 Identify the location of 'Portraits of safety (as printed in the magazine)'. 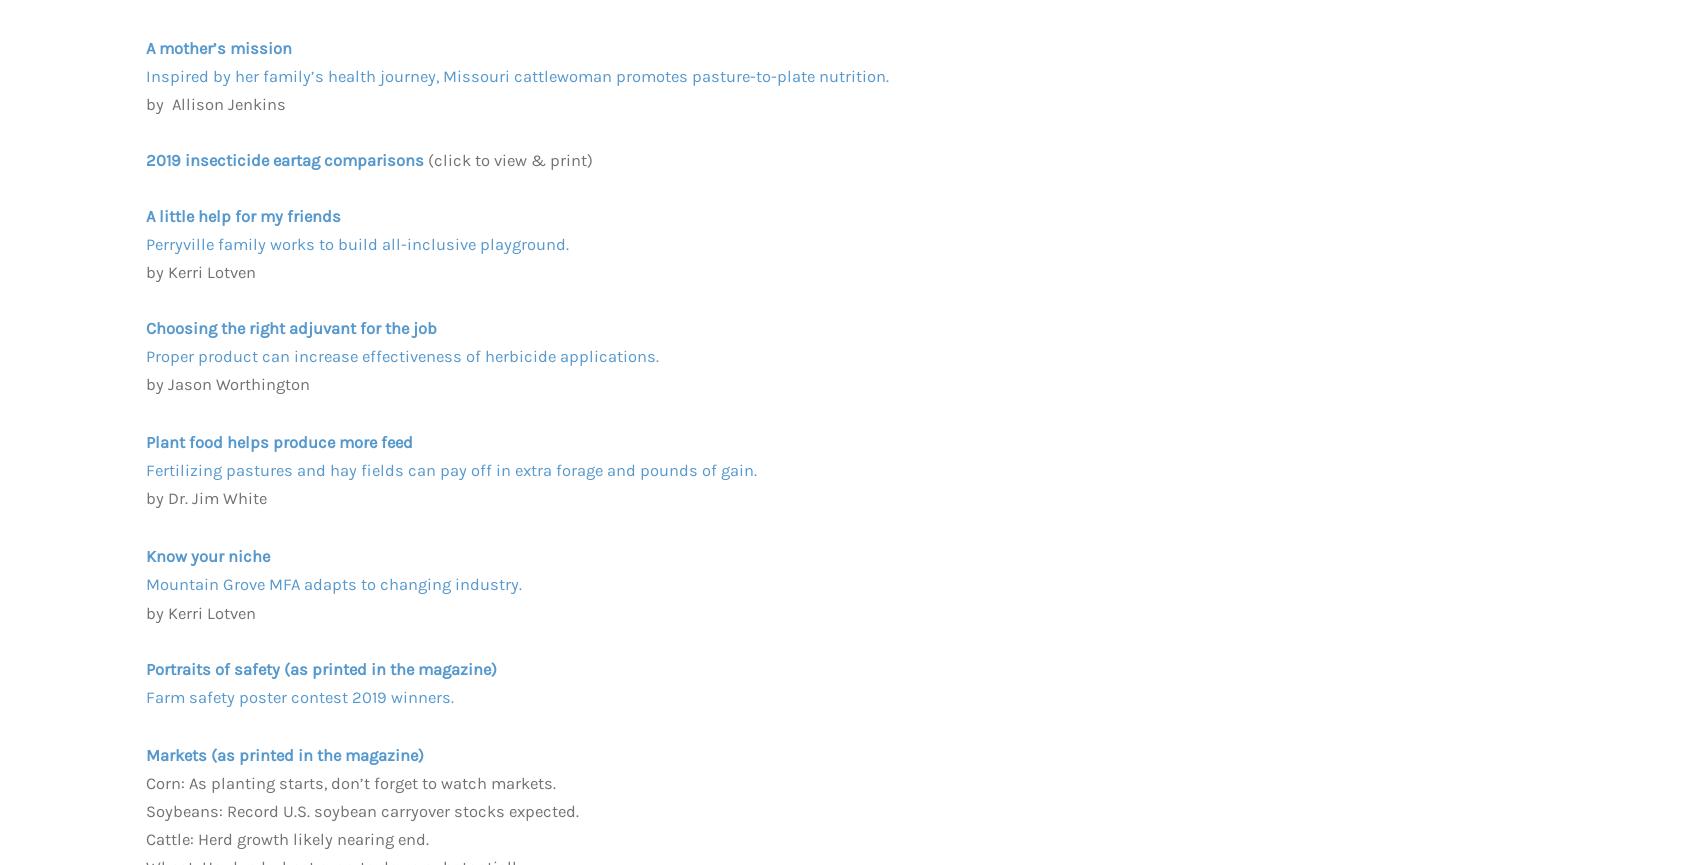
(320, 668).